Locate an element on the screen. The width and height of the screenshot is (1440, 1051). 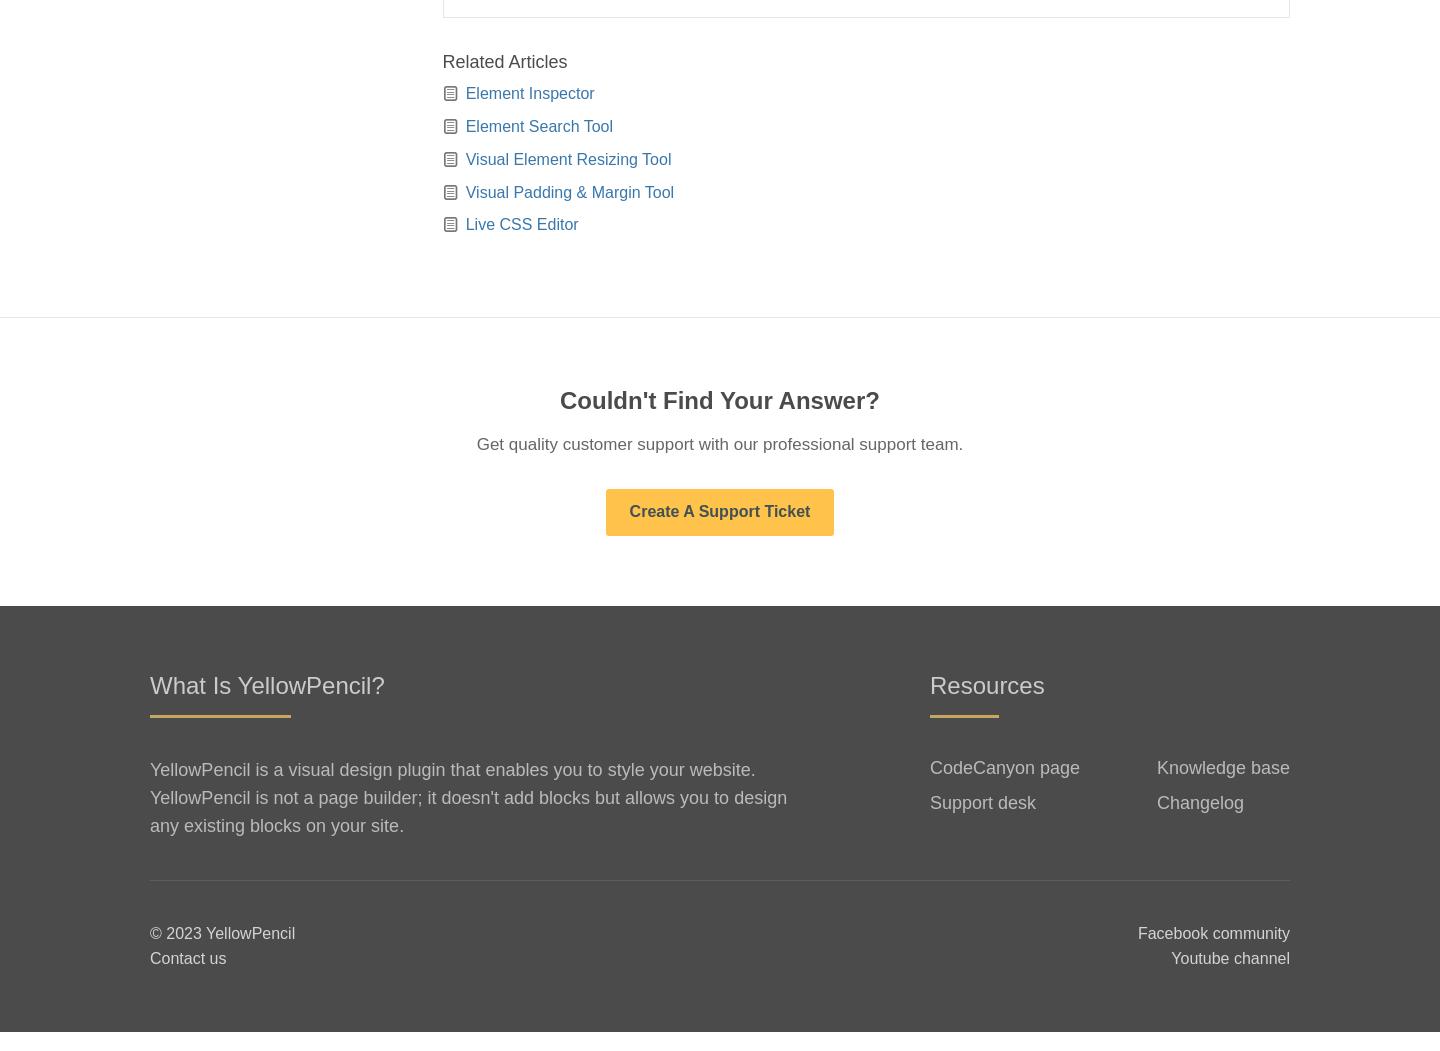
'Live CSS Editor' is located at coordinates (520, 243).